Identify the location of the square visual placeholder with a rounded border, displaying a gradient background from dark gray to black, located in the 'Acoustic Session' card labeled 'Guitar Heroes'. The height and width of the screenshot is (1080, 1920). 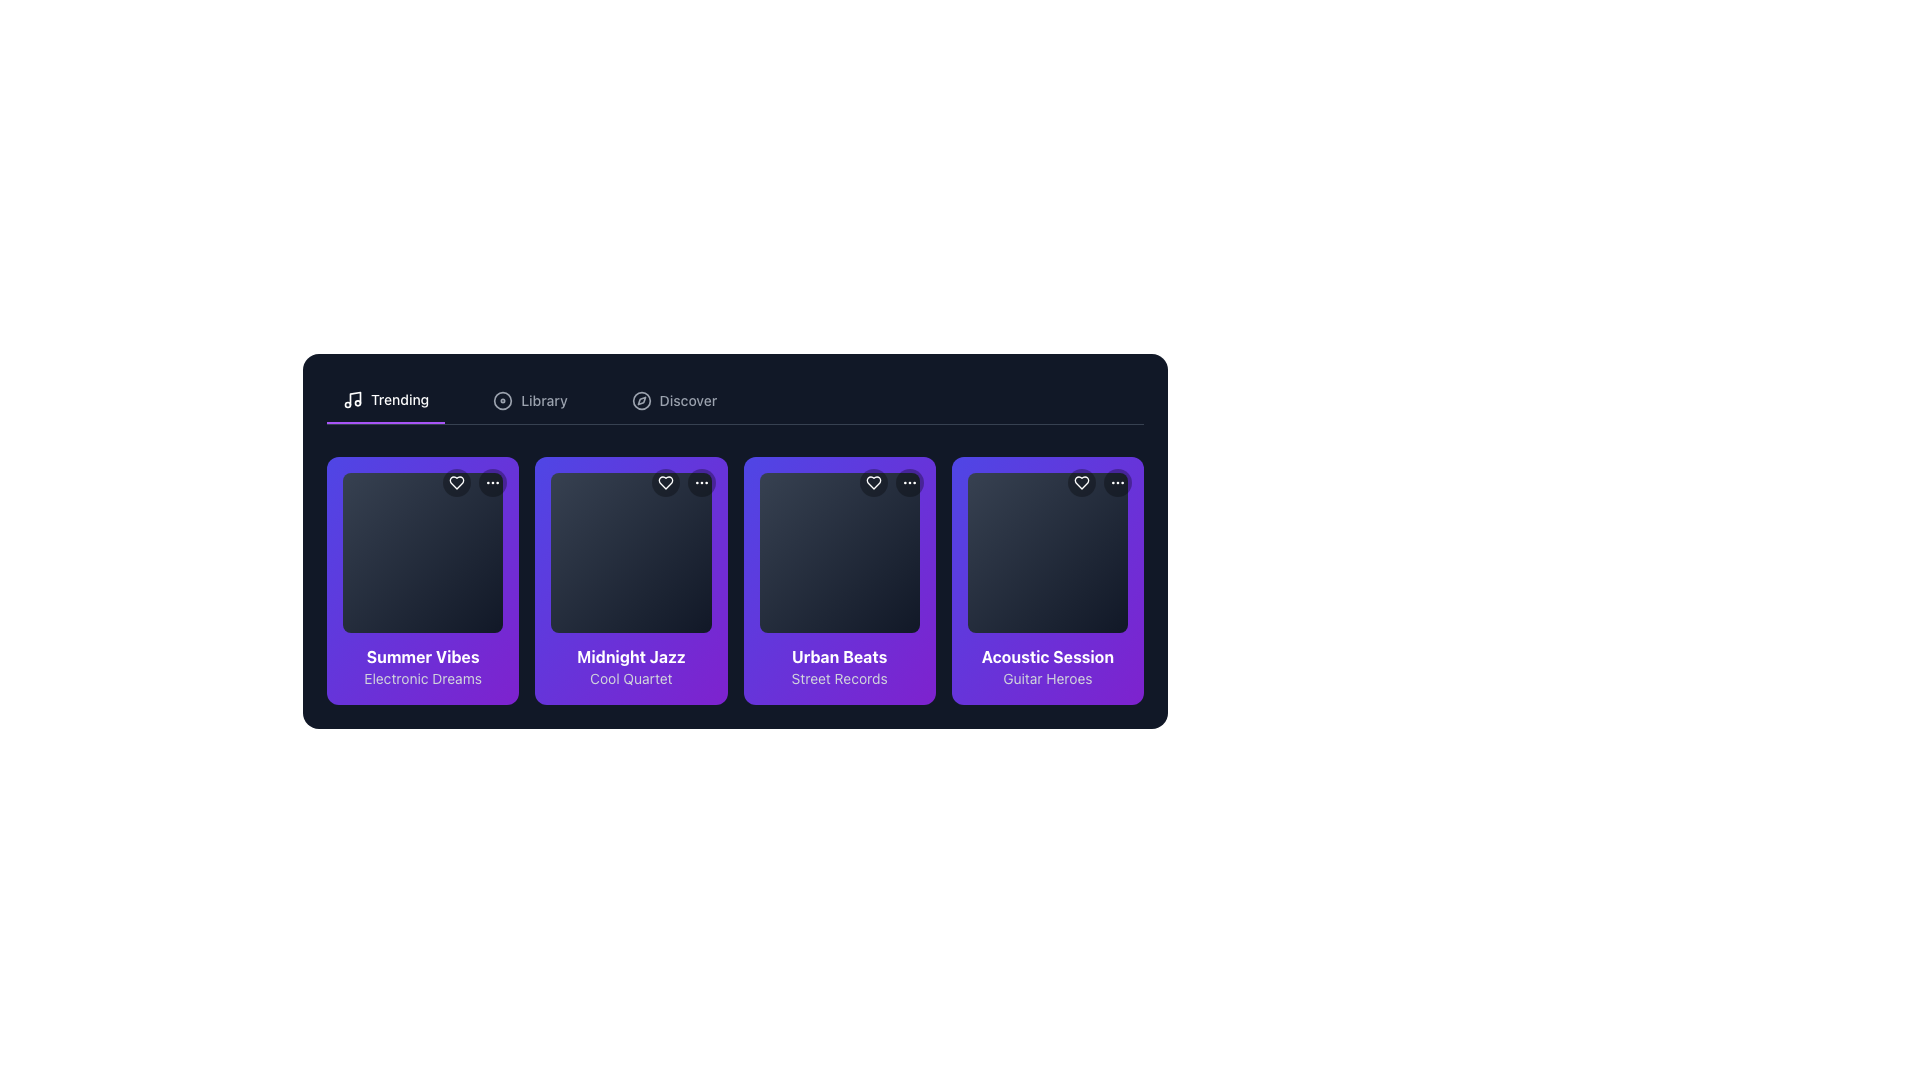
(1046, 553).